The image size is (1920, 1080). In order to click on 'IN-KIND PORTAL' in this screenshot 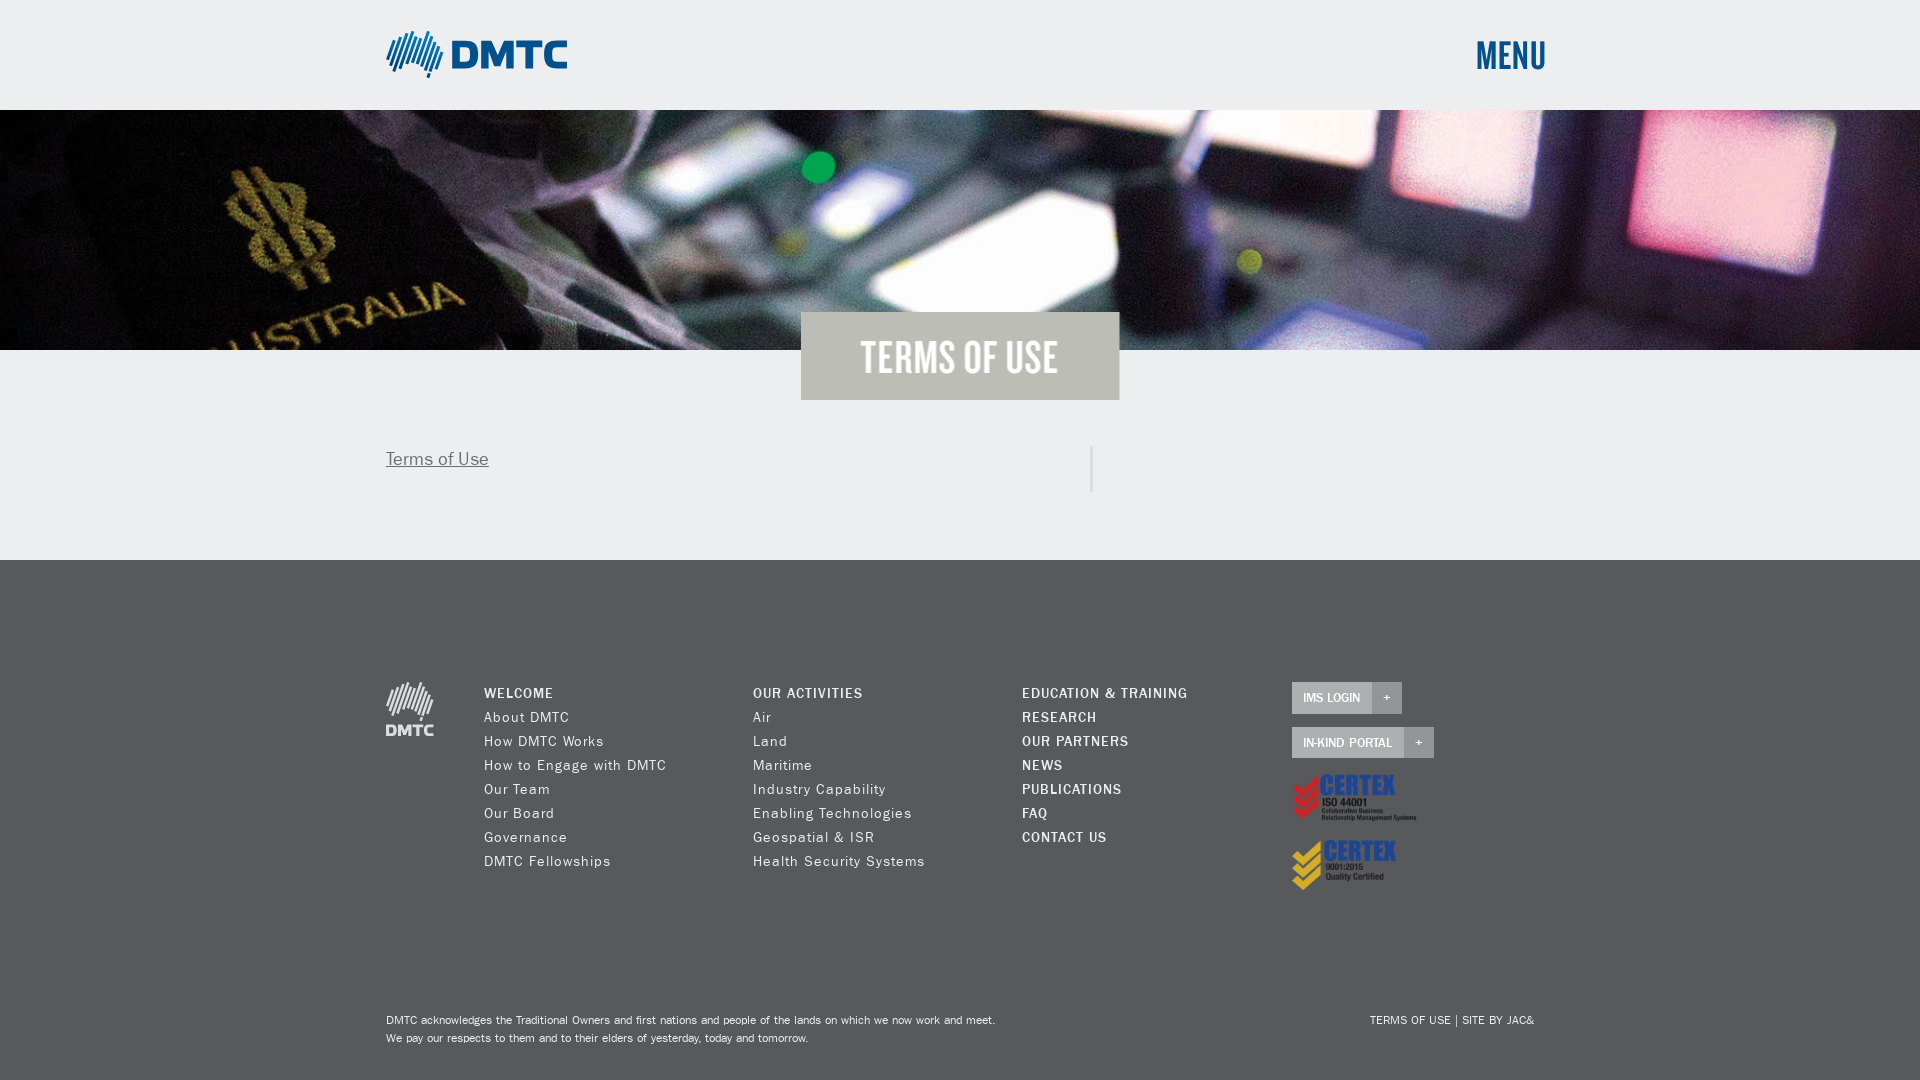, I will do `click(1362, 743)`.